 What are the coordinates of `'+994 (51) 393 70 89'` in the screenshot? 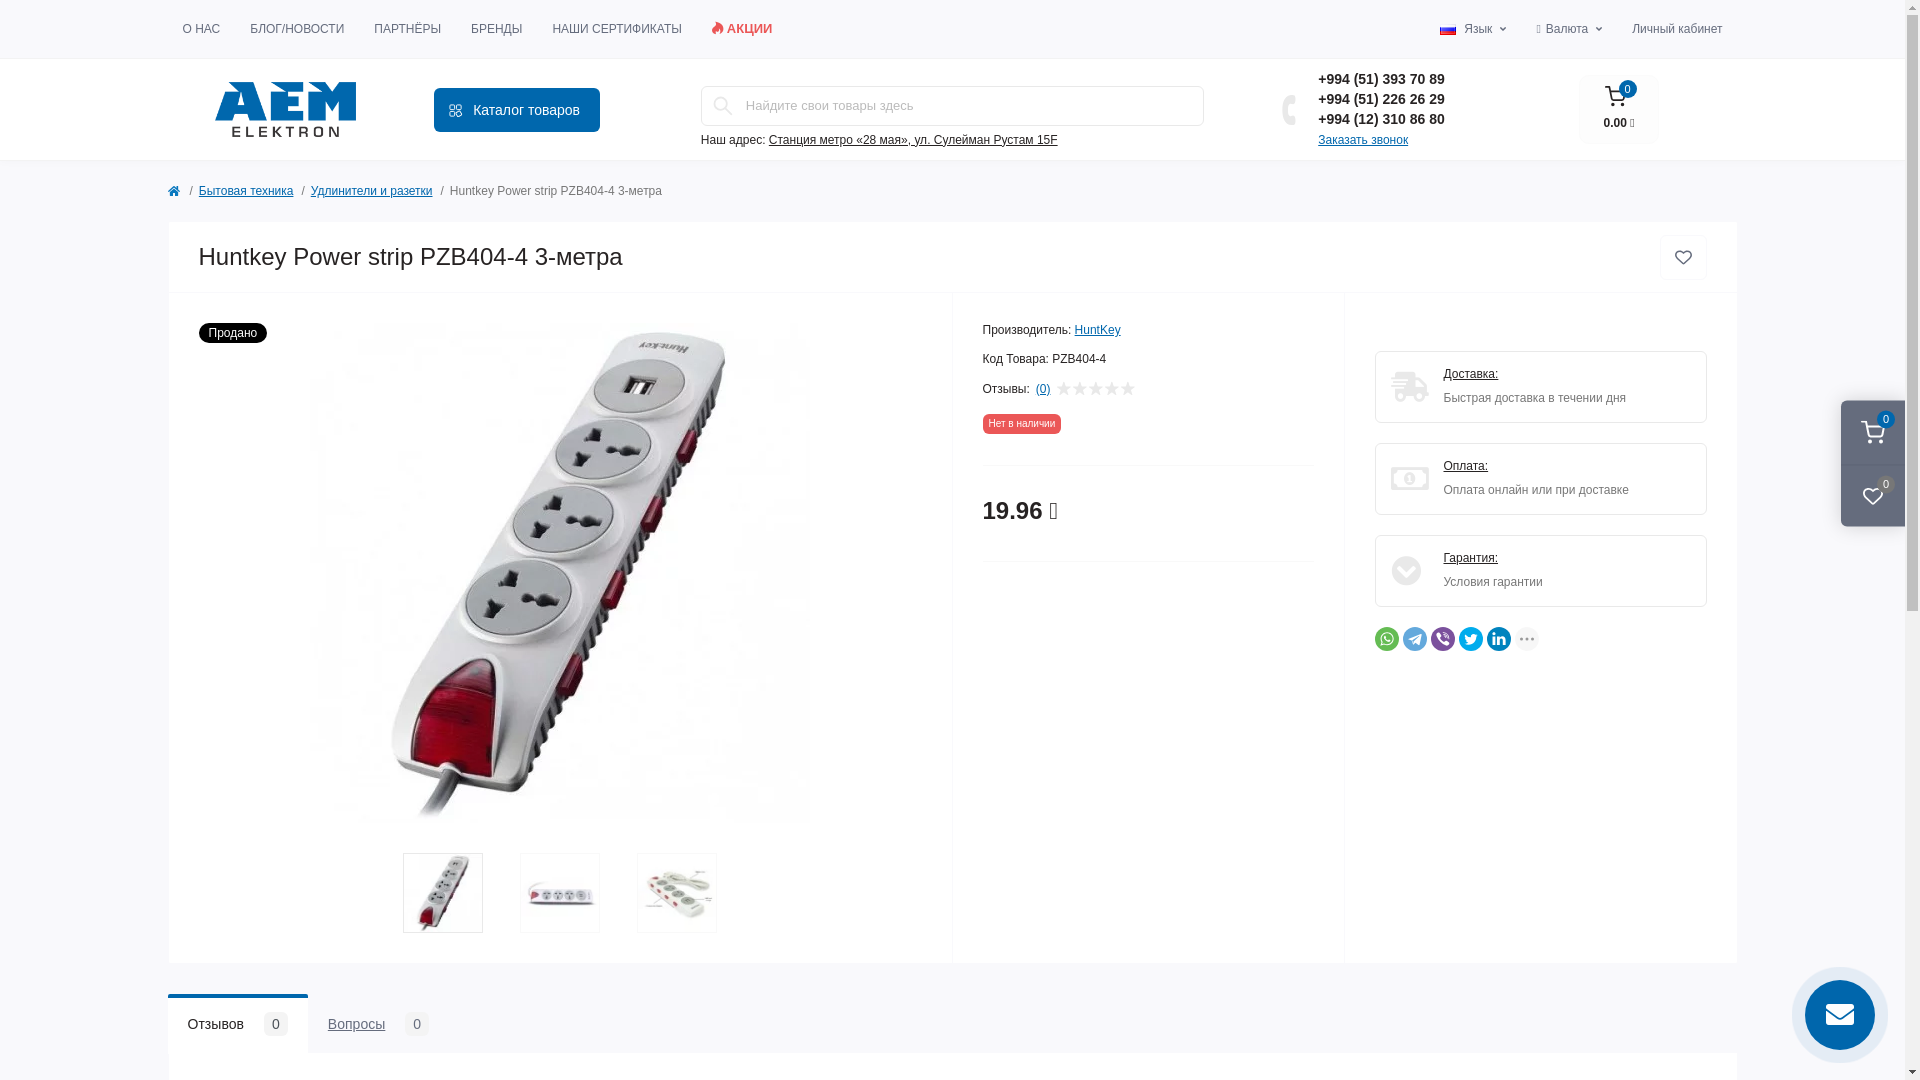 It's located at (1380, 77).